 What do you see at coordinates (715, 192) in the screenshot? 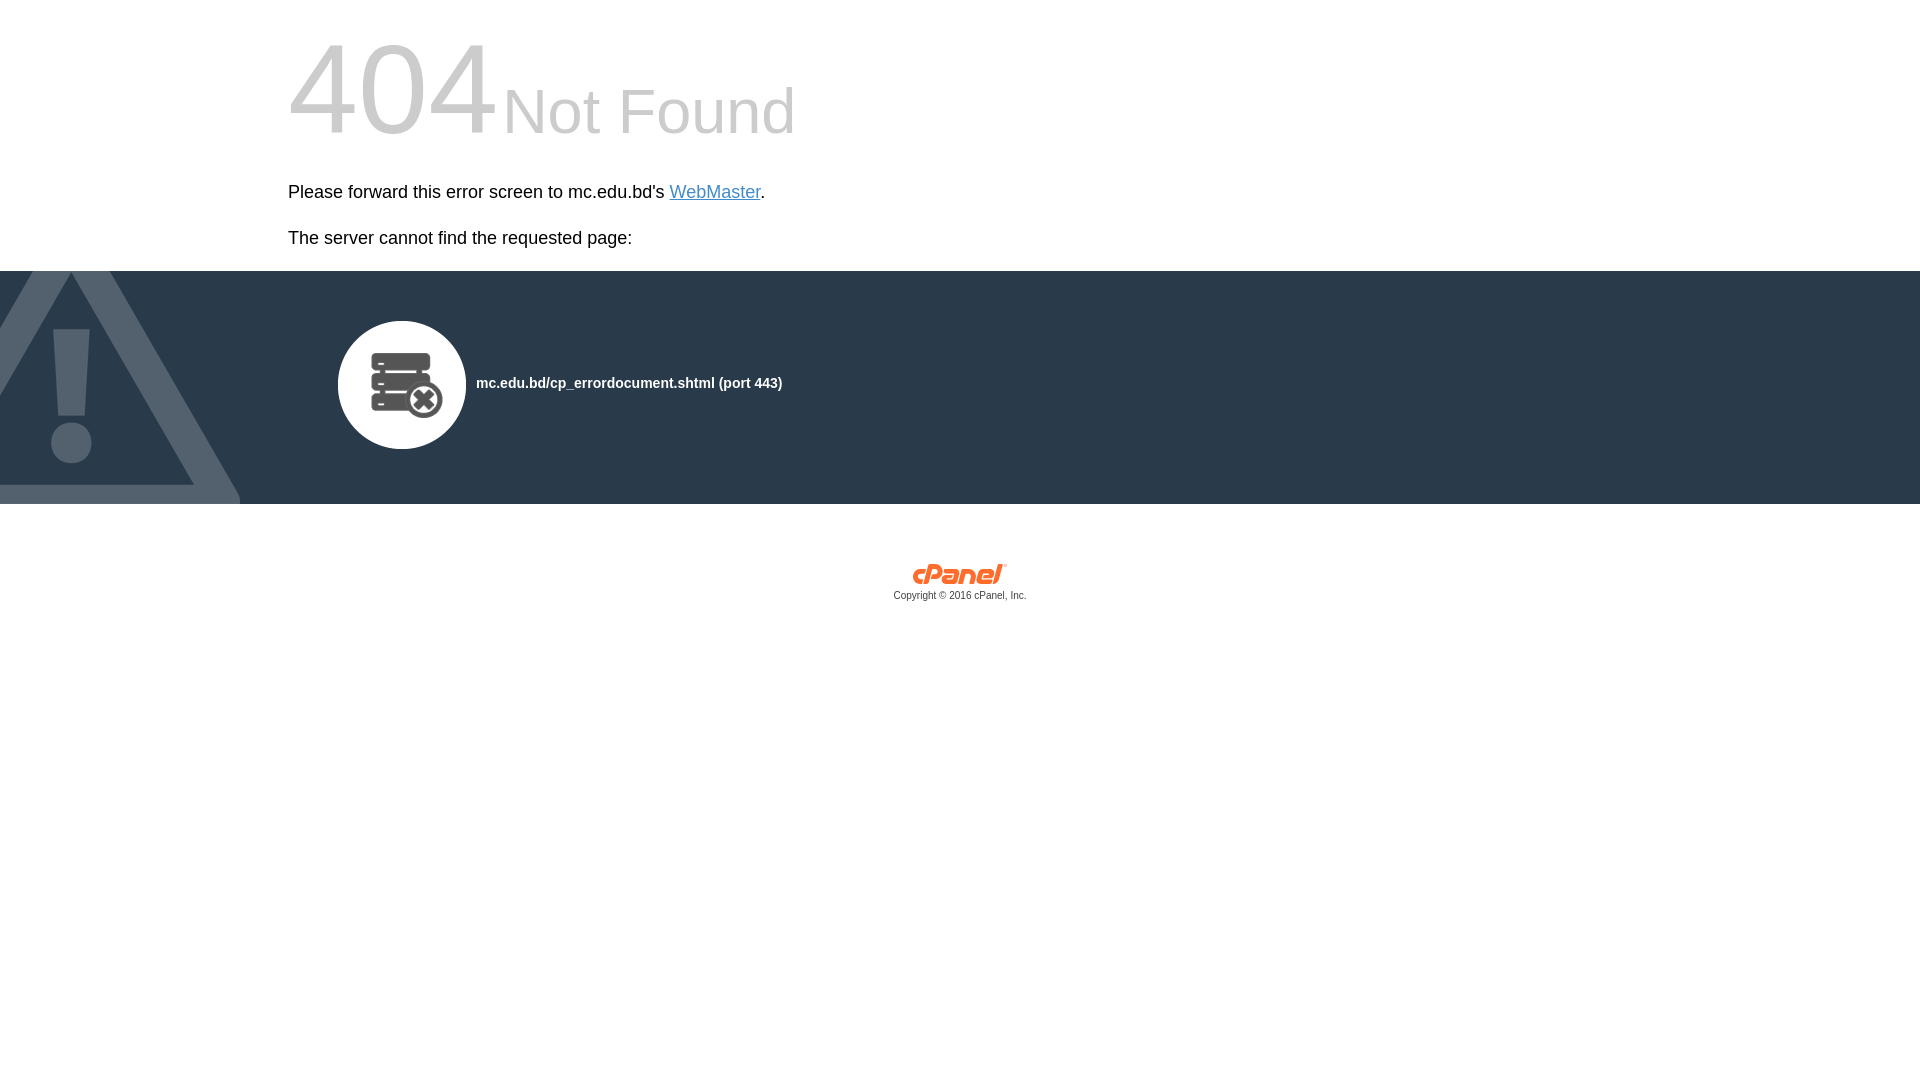
I see `'WebMaster'` at bounding box center [715, 192].